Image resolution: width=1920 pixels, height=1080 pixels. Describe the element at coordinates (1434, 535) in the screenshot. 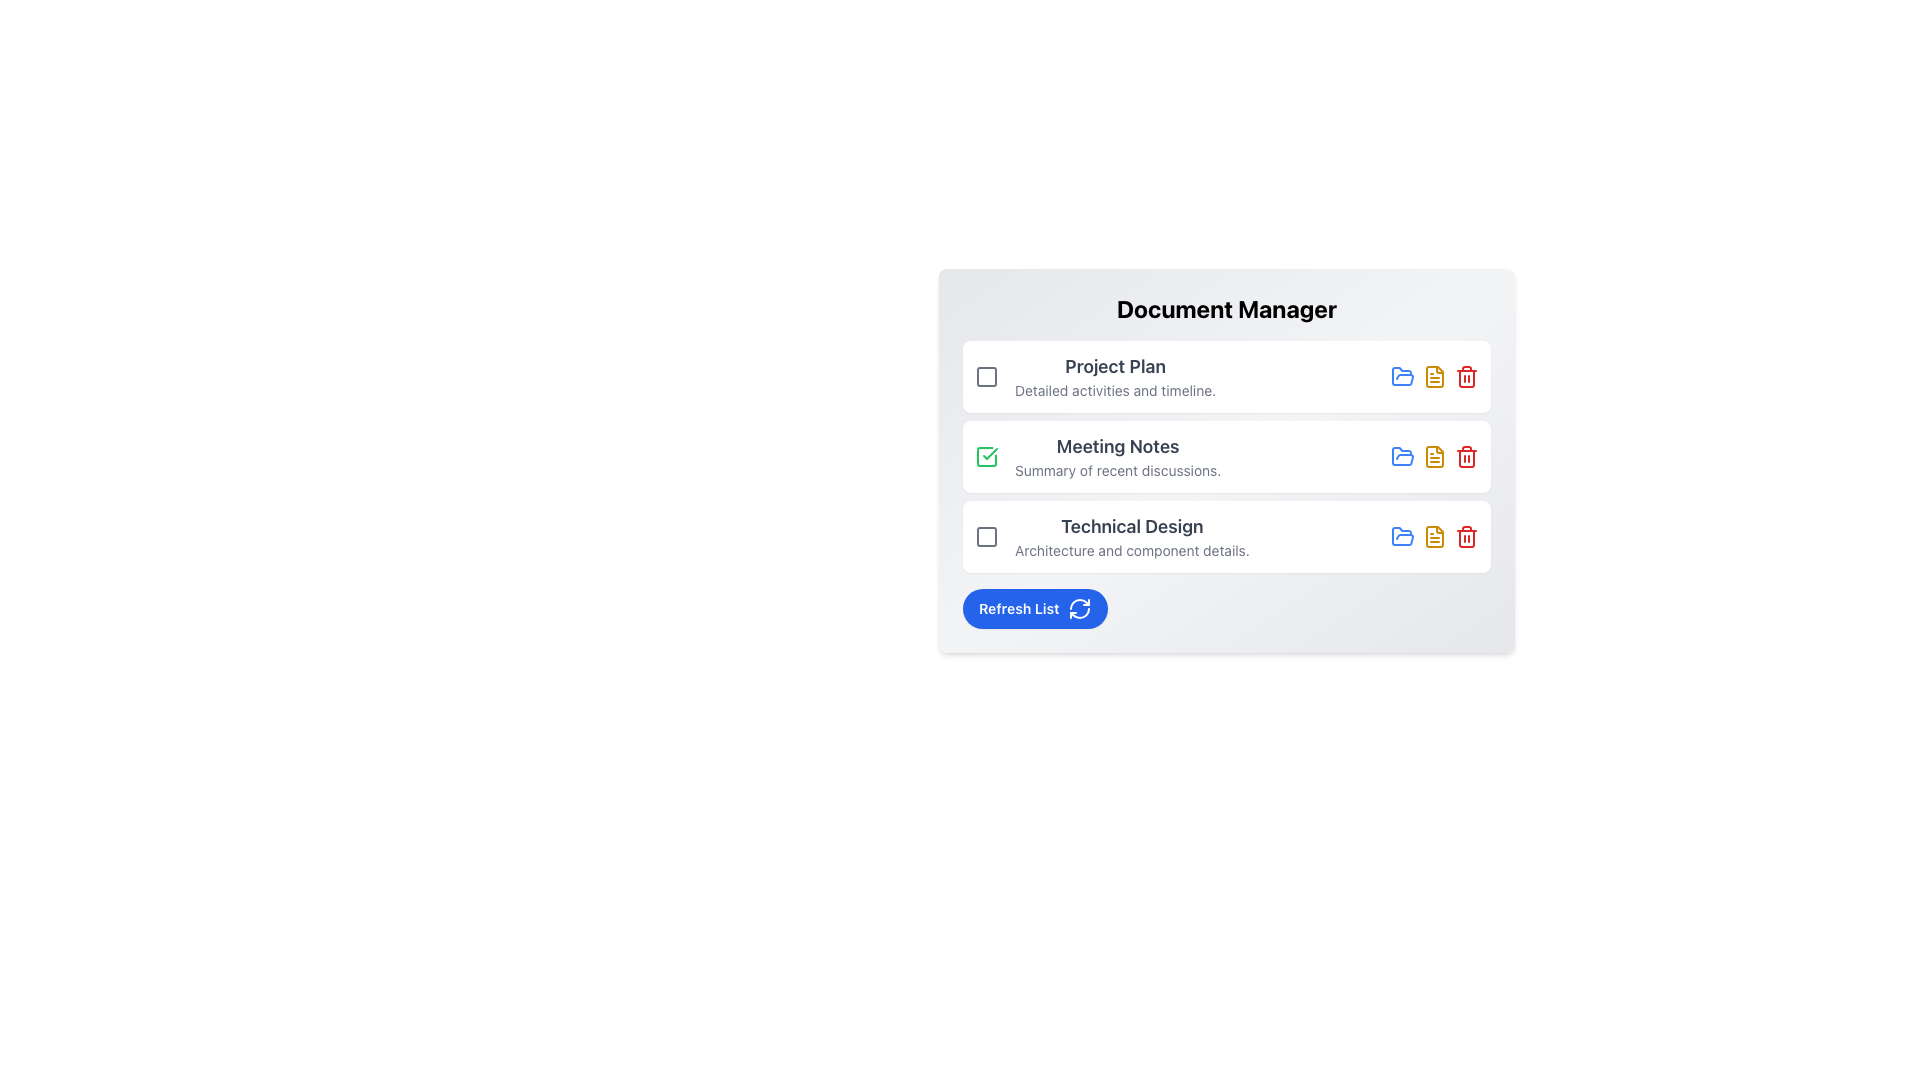

I see `the second interactive icon at the far right of the 'Technical Design' list item` at that location.